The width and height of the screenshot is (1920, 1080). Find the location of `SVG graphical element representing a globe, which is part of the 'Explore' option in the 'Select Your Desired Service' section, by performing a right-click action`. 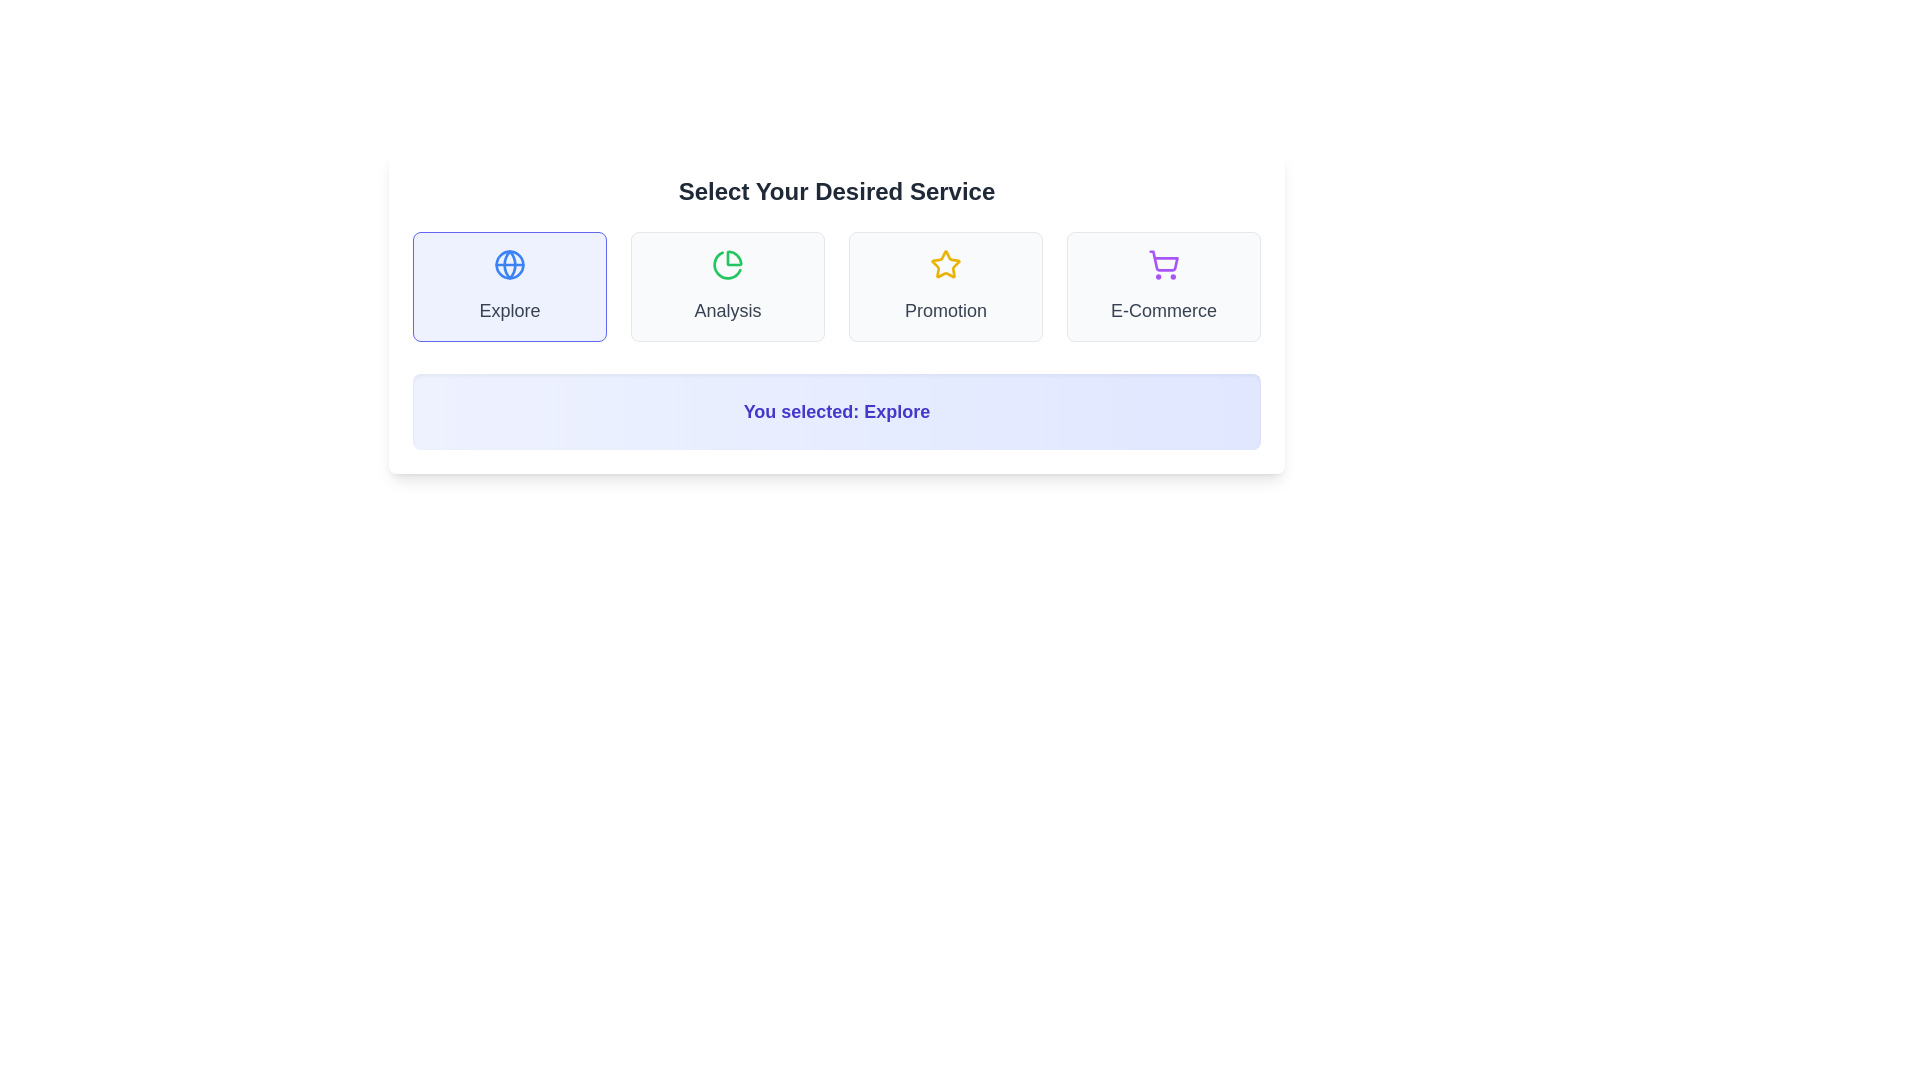

SVG graphical element representing a globe, which is part of the 'Explore' option in the 'Select Your Desired Service' section, by performing a right-click action is located at coordinates (509, 264).